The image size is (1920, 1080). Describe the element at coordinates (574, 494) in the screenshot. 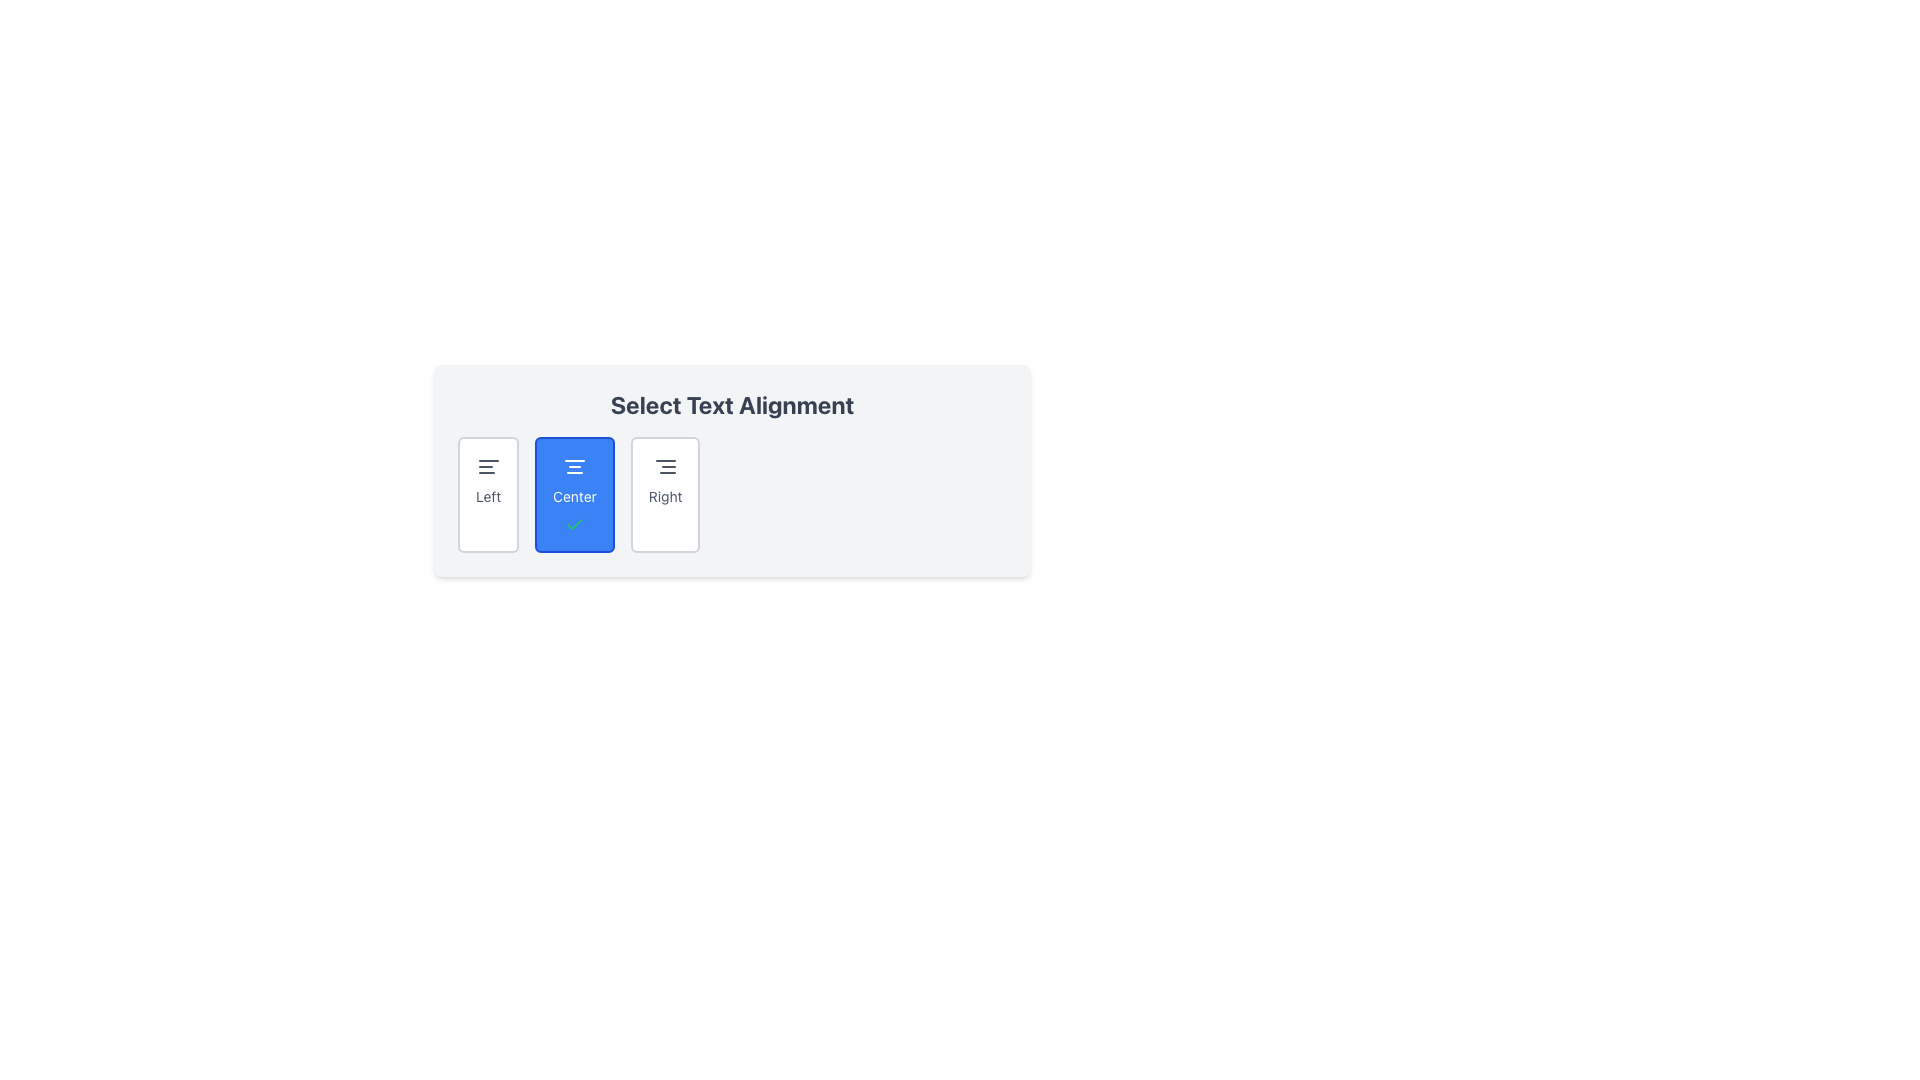

I see `the blue button labeled 'Center,' which is the middle button in a row of three buttons below the 'Select Text Alignment' title` at that location.